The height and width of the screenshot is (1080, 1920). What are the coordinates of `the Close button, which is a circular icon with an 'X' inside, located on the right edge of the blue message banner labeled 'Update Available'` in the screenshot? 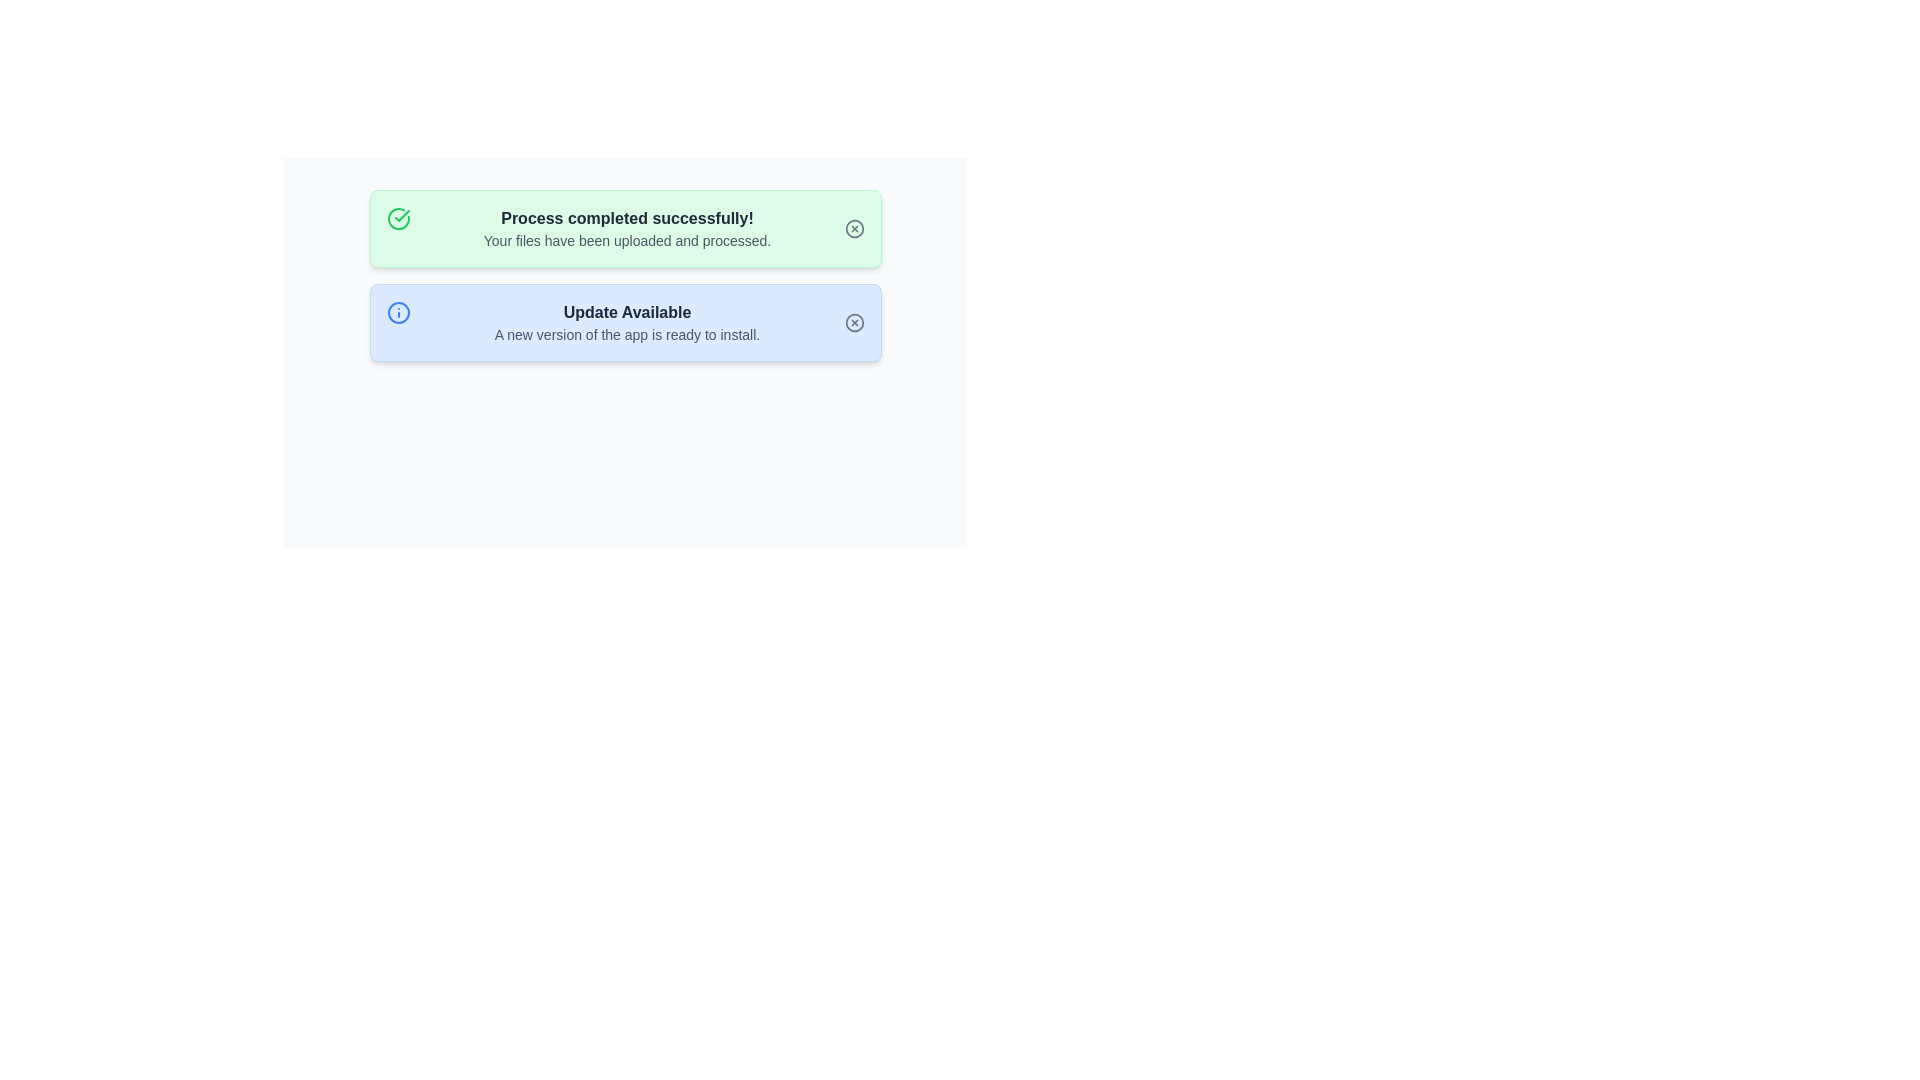 It's located at (854, 322).